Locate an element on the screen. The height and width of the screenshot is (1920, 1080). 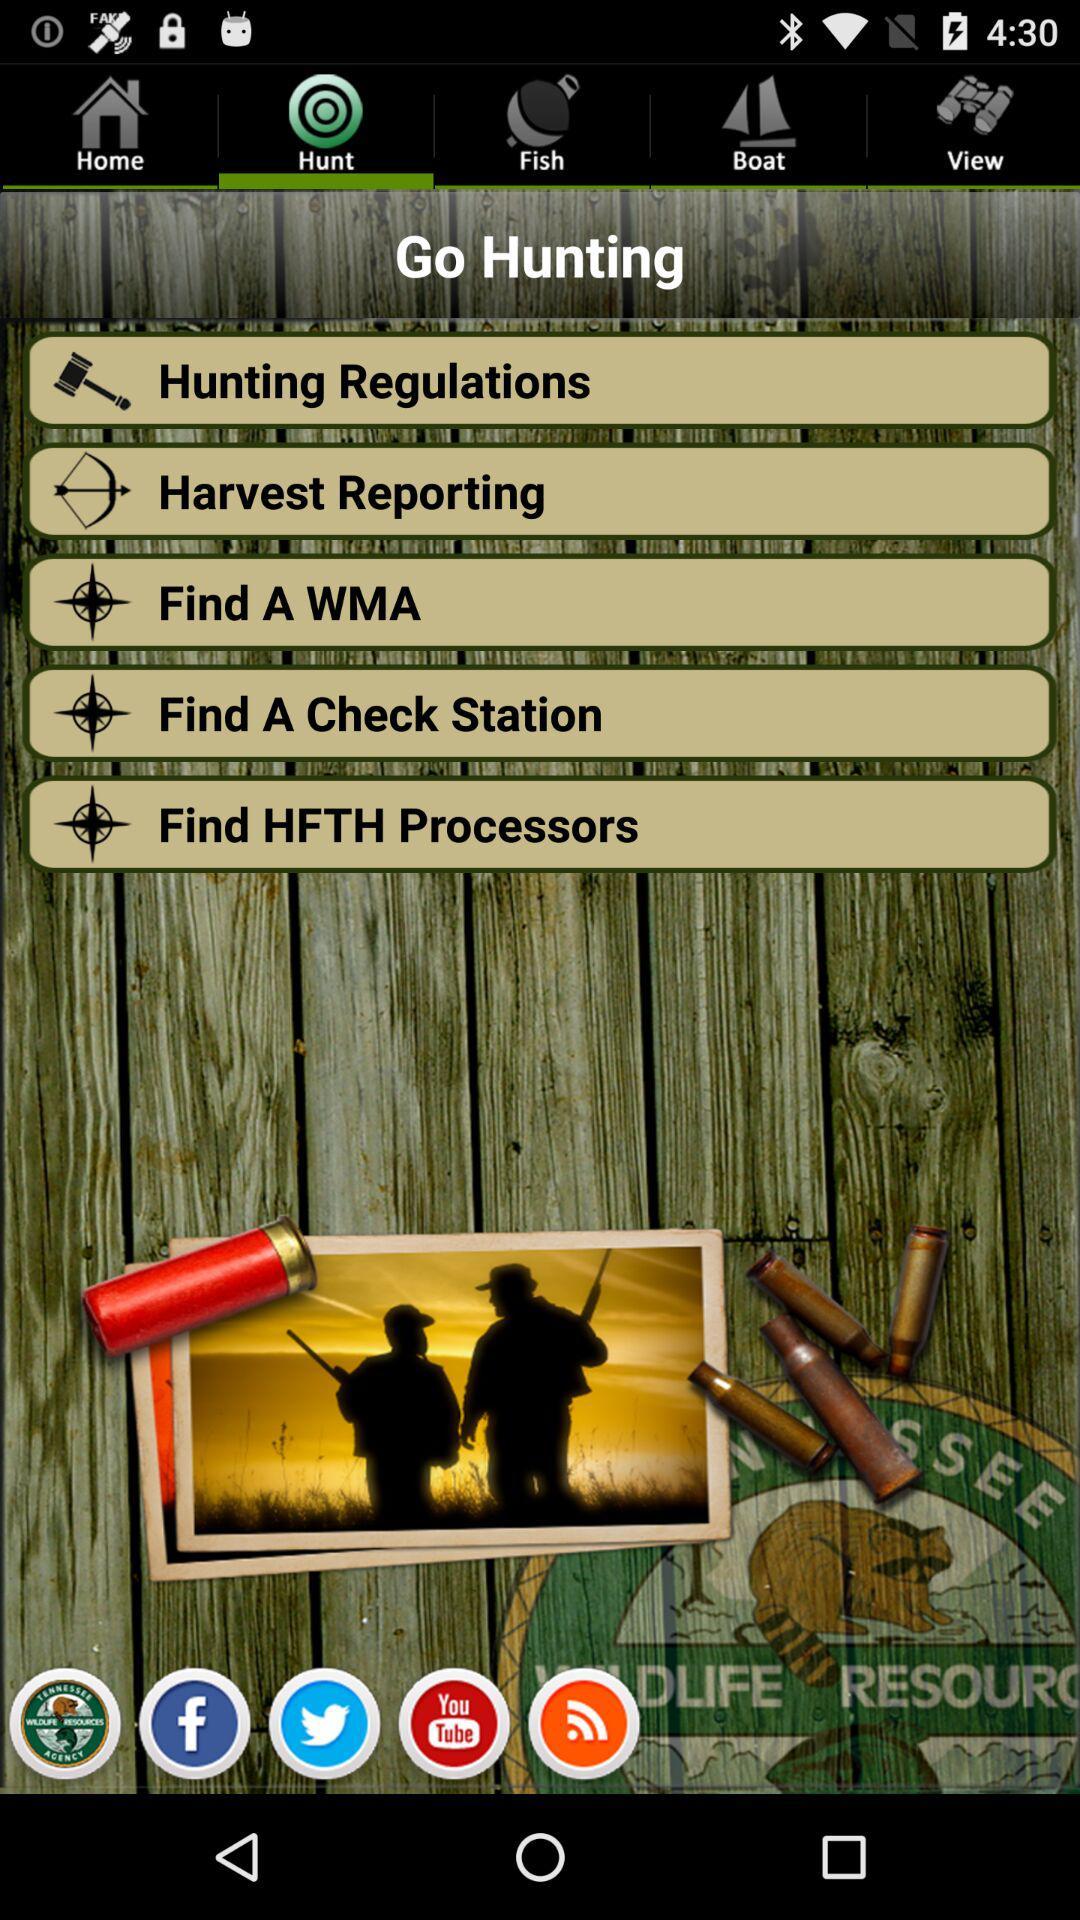
taggle the twiitter page is located at coordinates (323, 1728).